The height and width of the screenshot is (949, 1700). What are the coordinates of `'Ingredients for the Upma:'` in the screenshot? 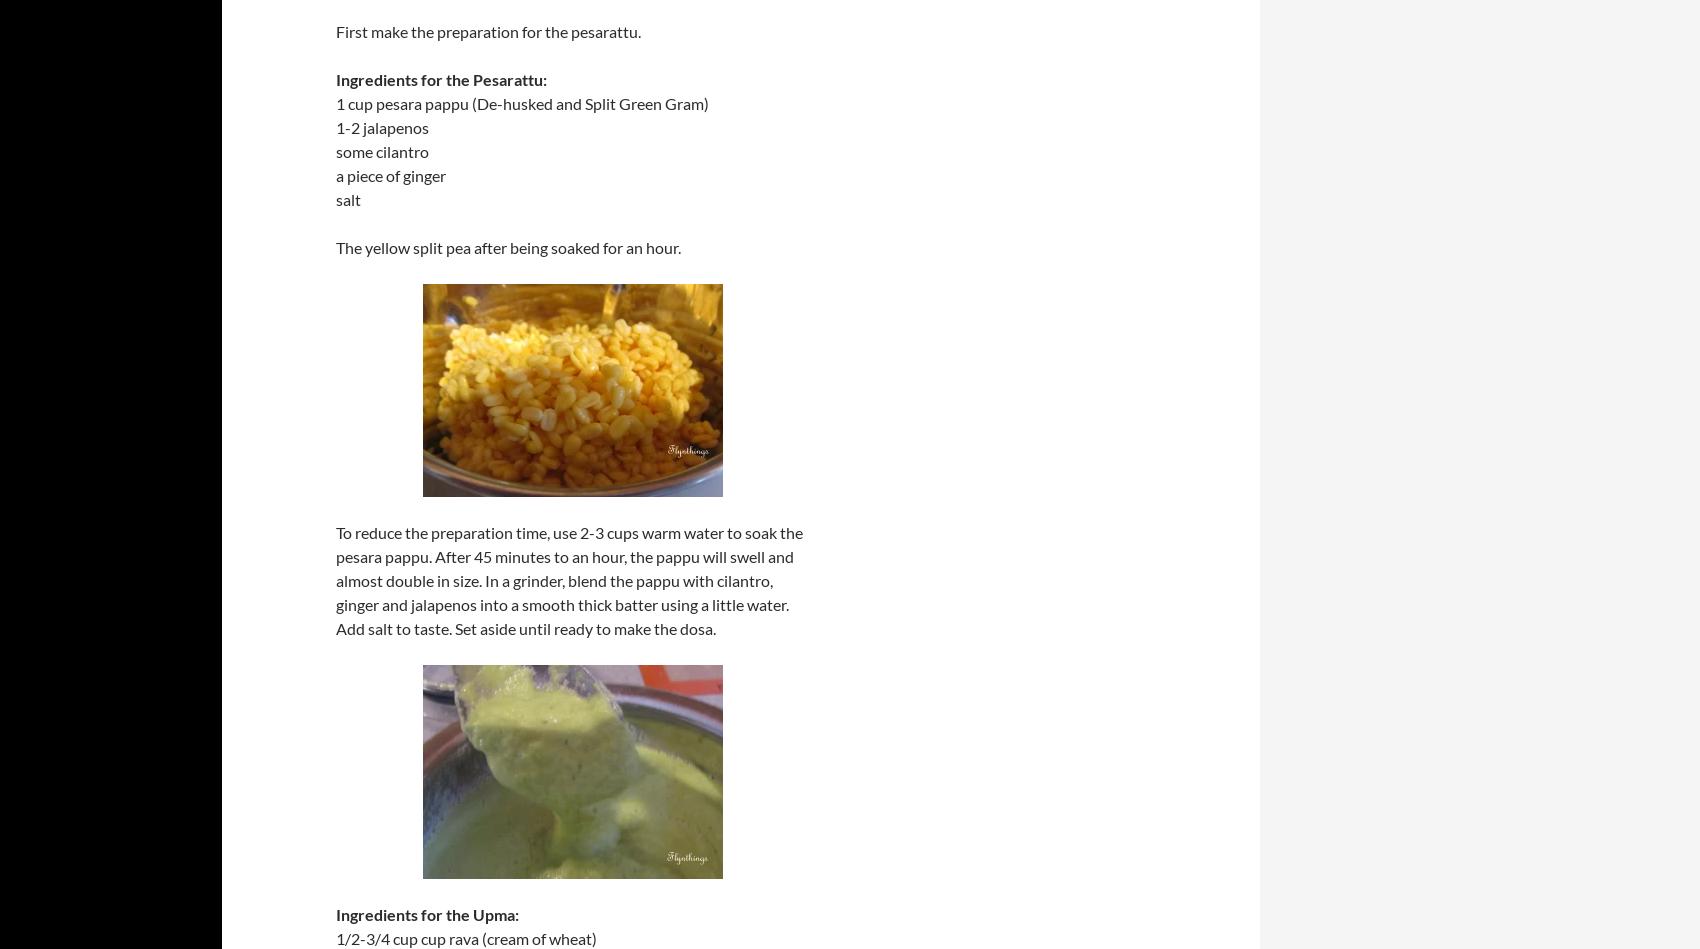 It's located at (427, 913).